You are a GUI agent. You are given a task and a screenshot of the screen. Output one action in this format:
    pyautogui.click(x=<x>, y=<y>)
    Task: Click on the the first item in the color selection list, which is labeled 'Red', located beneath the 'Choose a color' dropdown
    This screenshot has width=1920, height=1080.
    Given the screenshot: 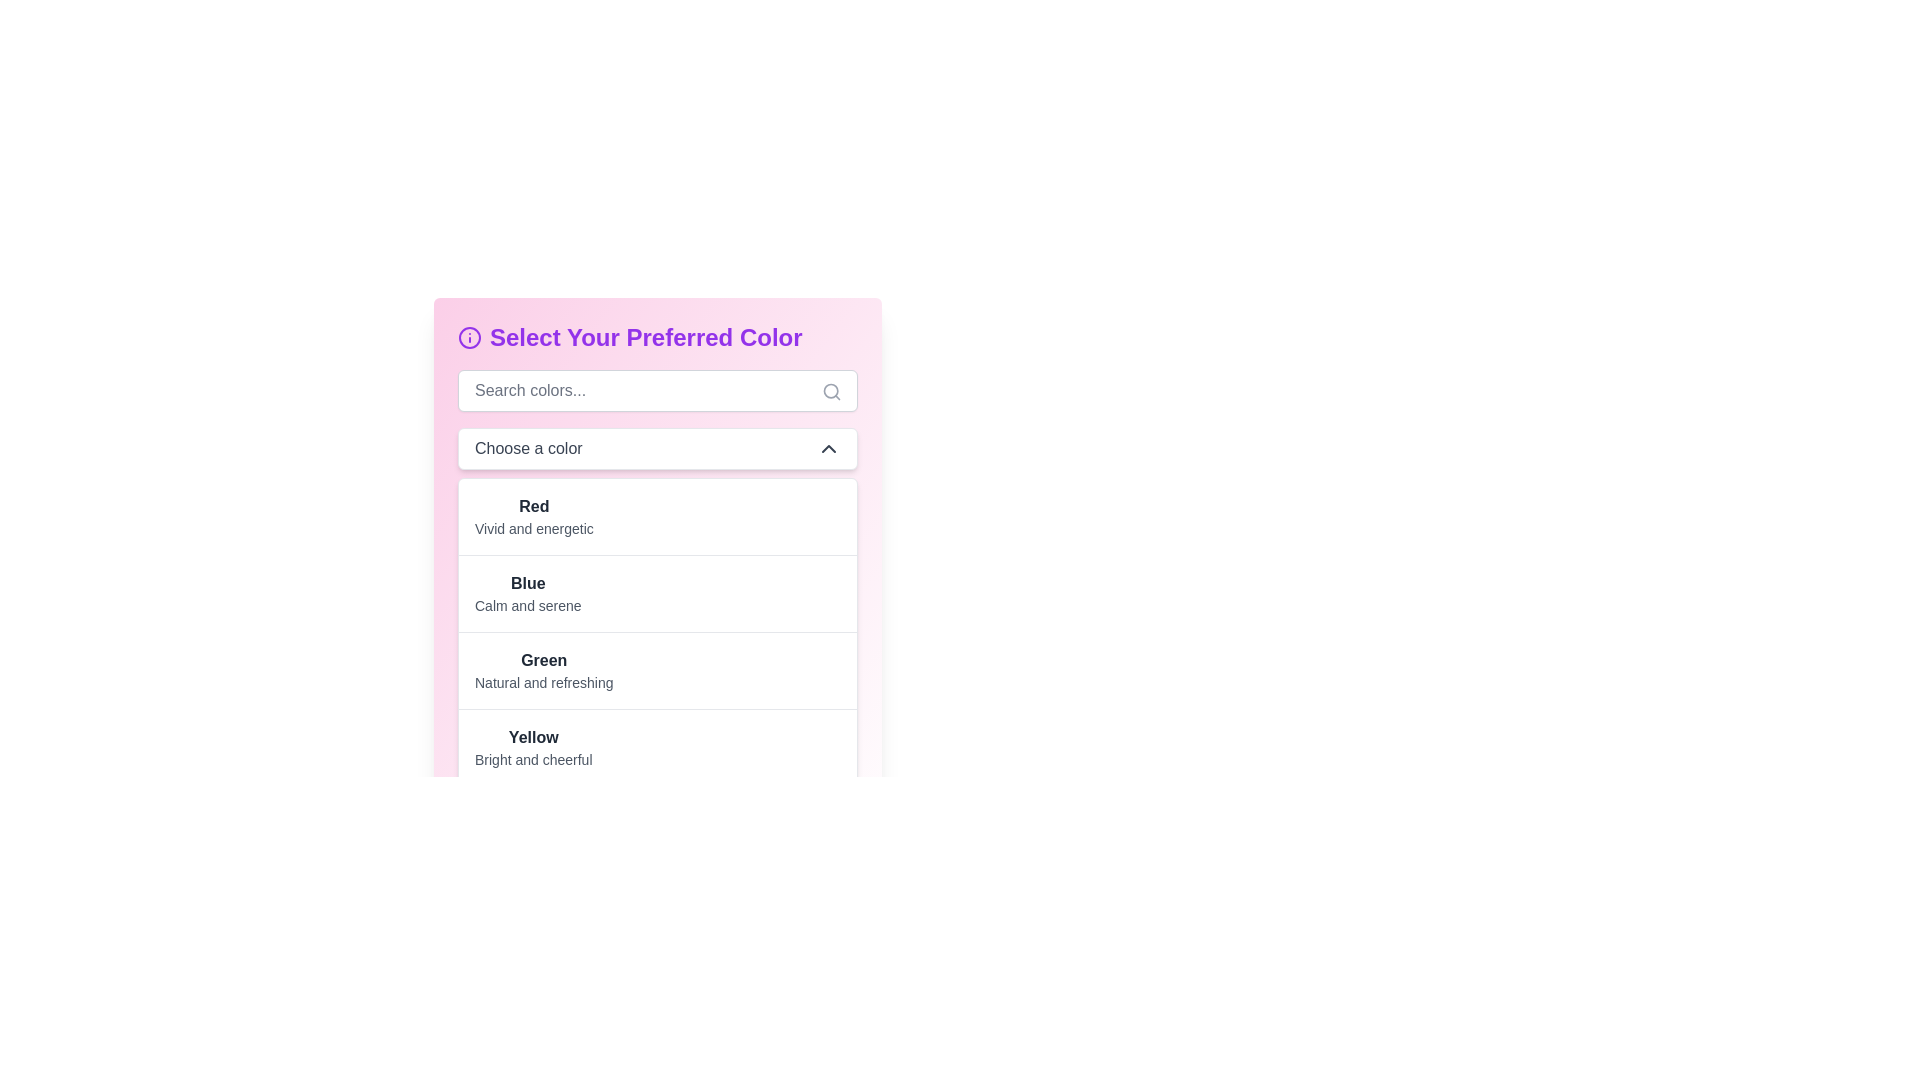 What is the action you would take?
    pyautogui.click(x=657, y=515)
    